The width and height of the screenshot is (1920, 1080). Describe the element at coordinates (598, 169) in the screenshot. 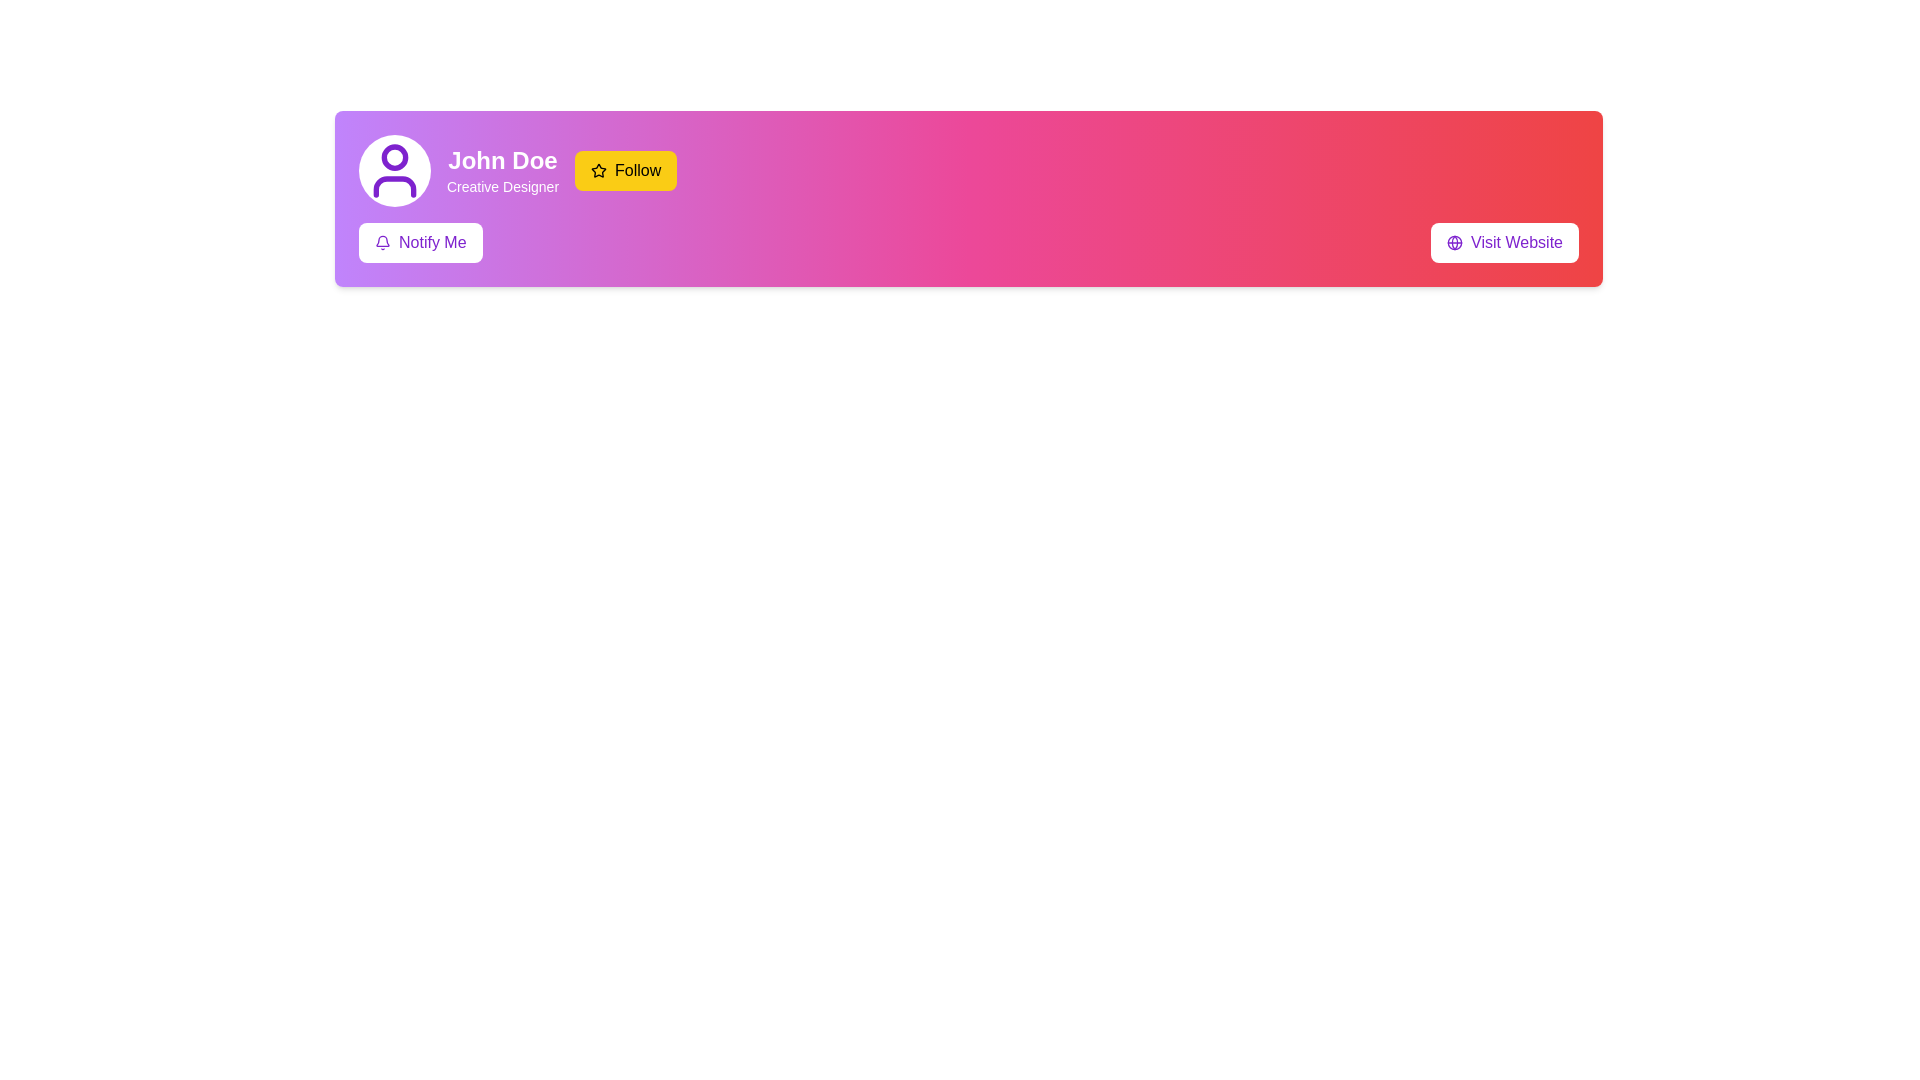

I see `the star icon located to the left of the yellow 'Follow' button, which contains bold text and is centrally aligned vertically within the button` at that location.